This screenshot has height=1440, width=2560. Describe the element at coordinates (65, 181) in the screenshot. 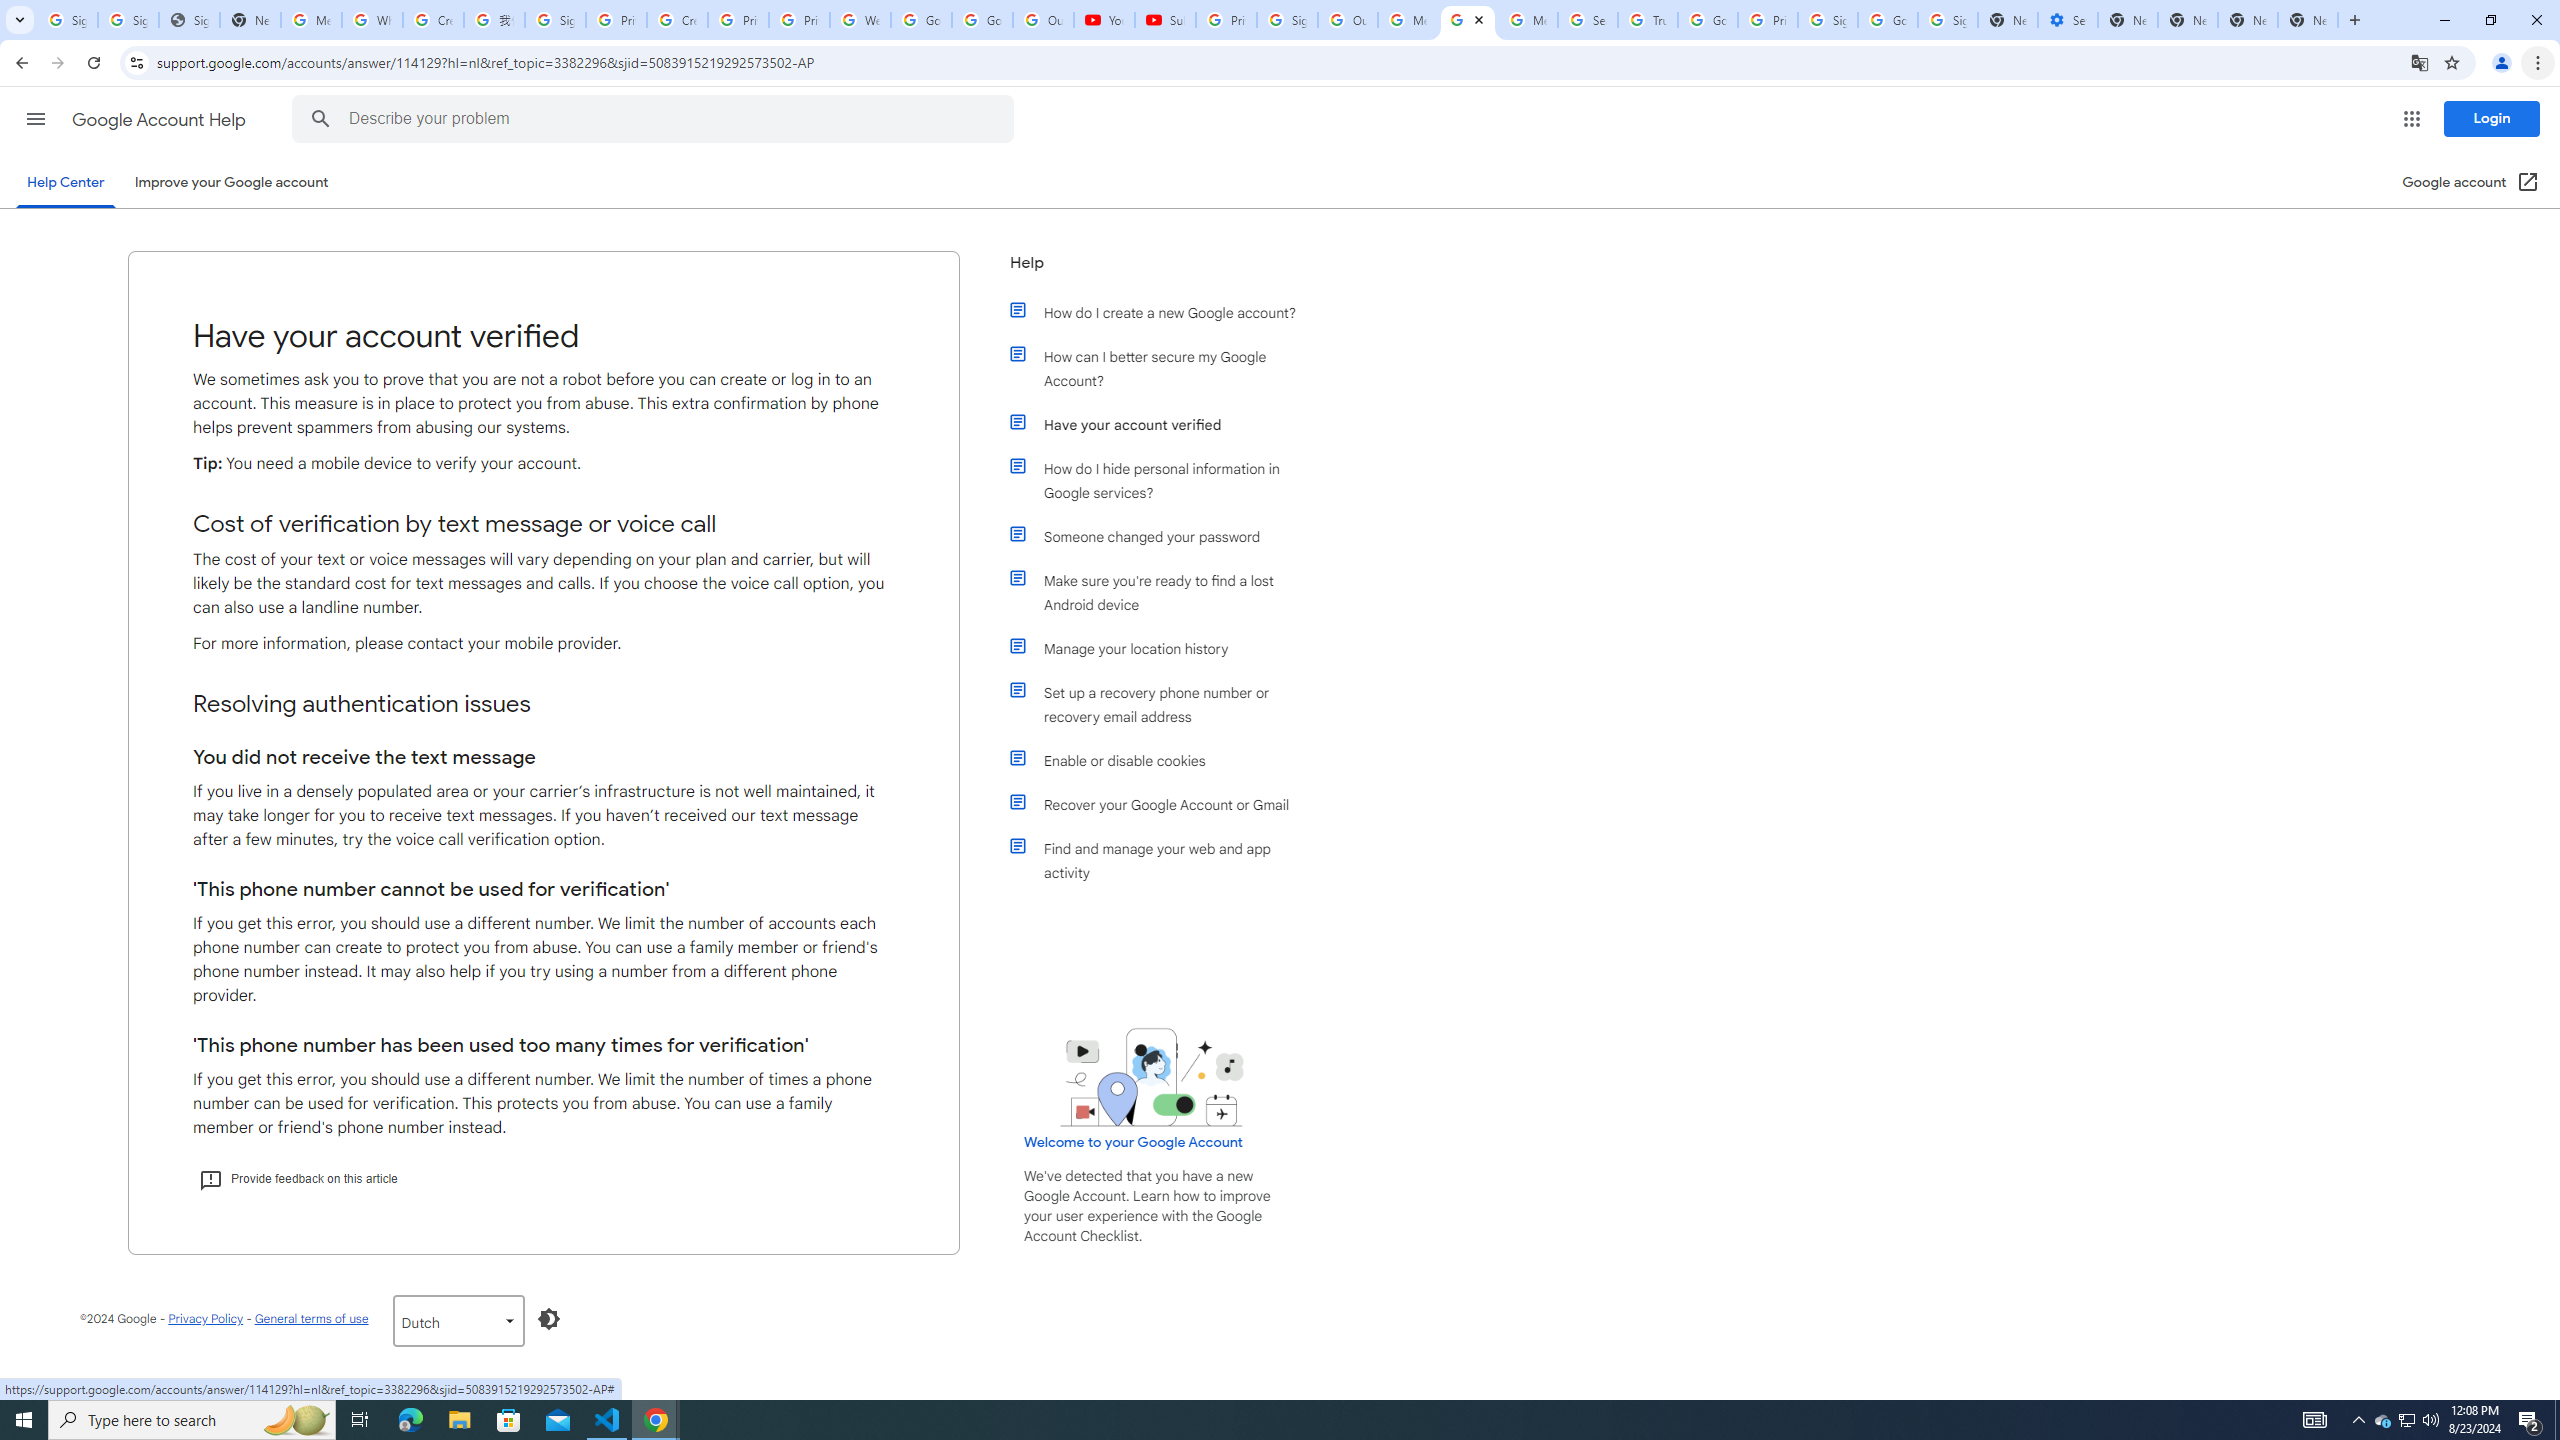

I see `'Help Center'` at that location.